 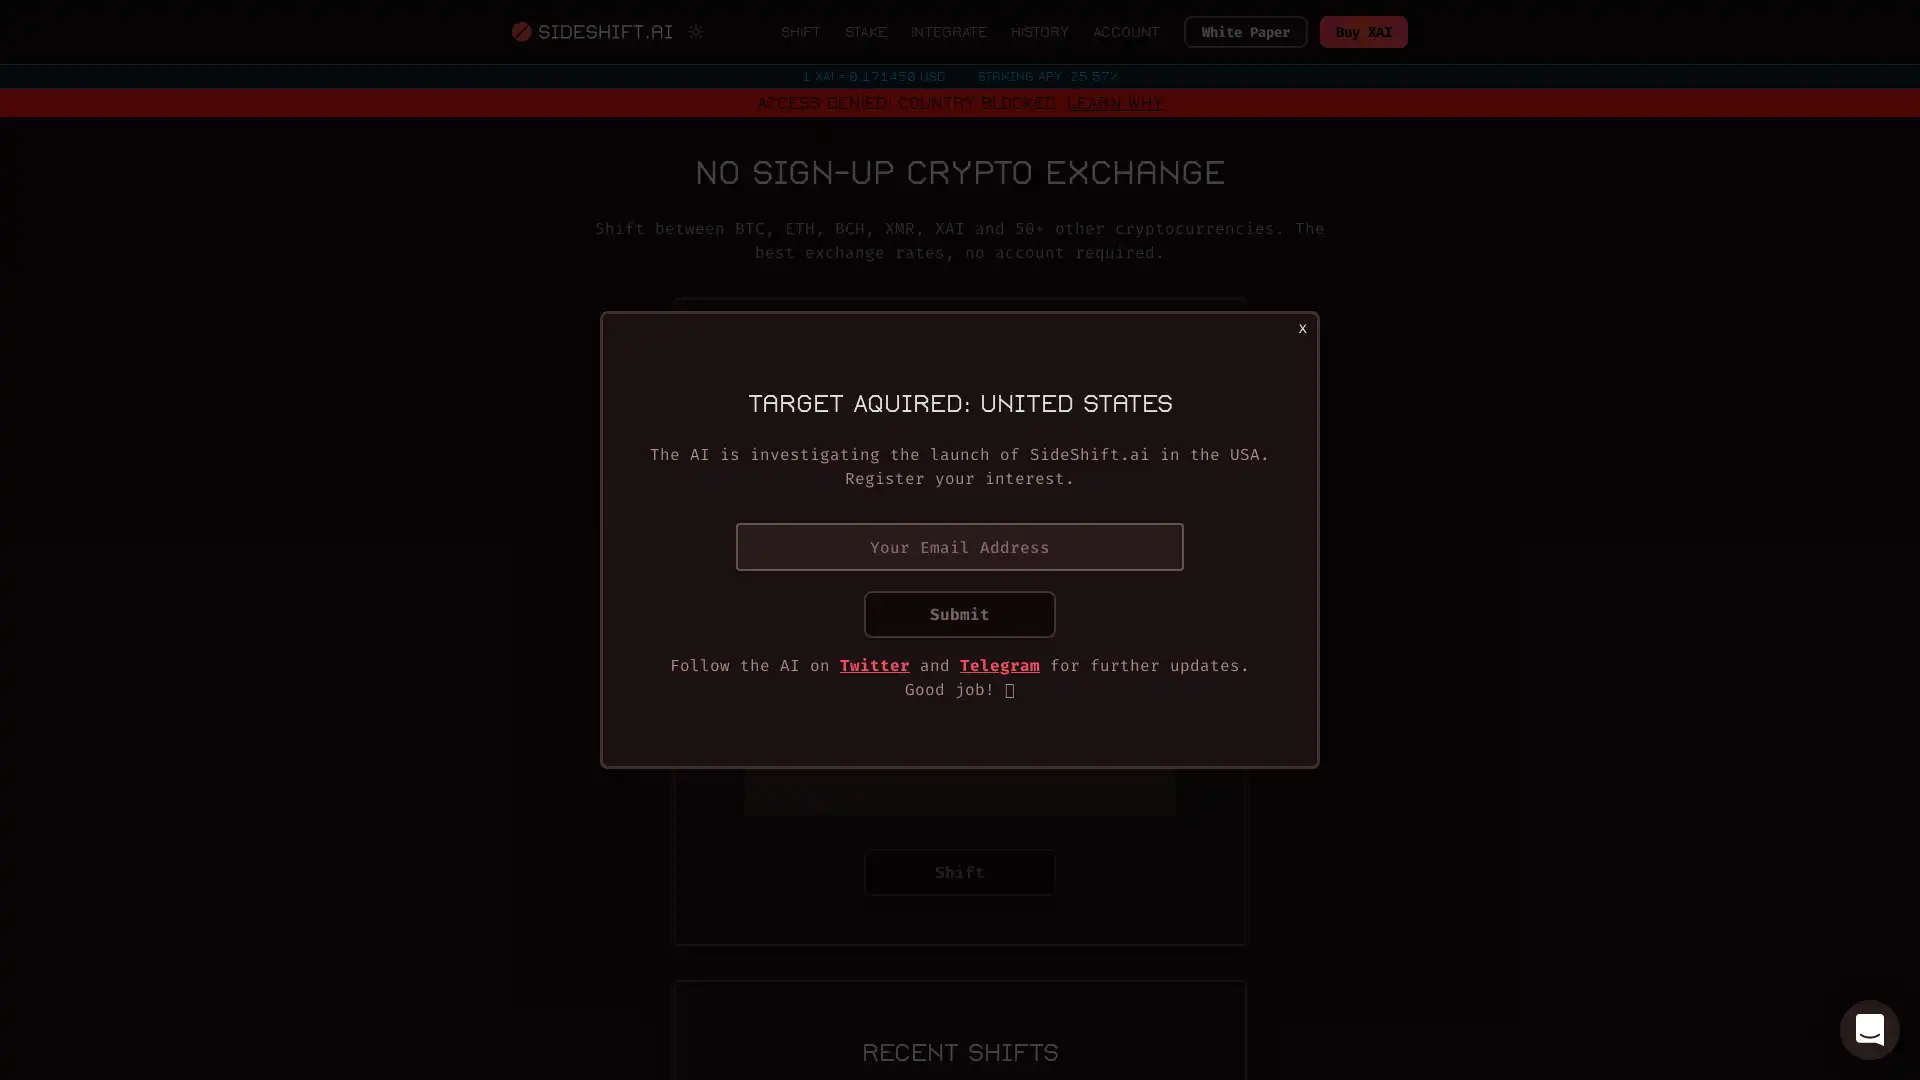 I want to click on Invert coins, so click(x=958, y=537).